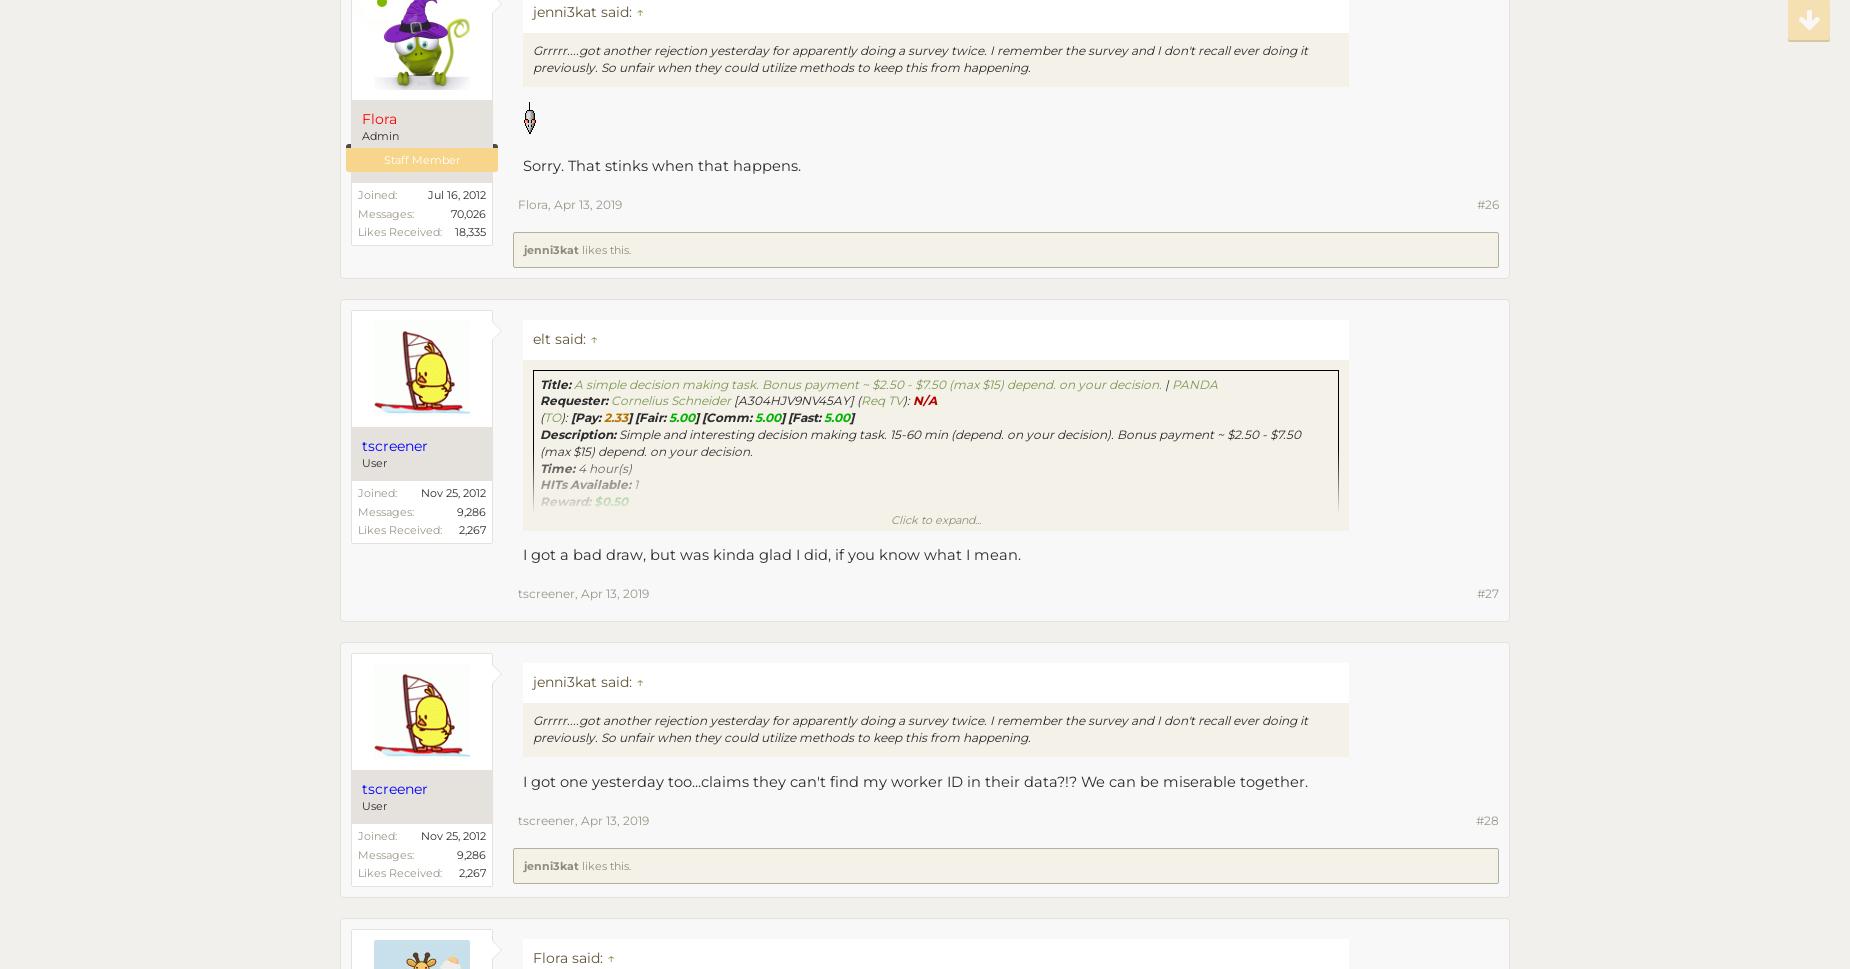  Describe the element at coordinates (544, 416) in the screenshot. I see `'TO'` at that location.